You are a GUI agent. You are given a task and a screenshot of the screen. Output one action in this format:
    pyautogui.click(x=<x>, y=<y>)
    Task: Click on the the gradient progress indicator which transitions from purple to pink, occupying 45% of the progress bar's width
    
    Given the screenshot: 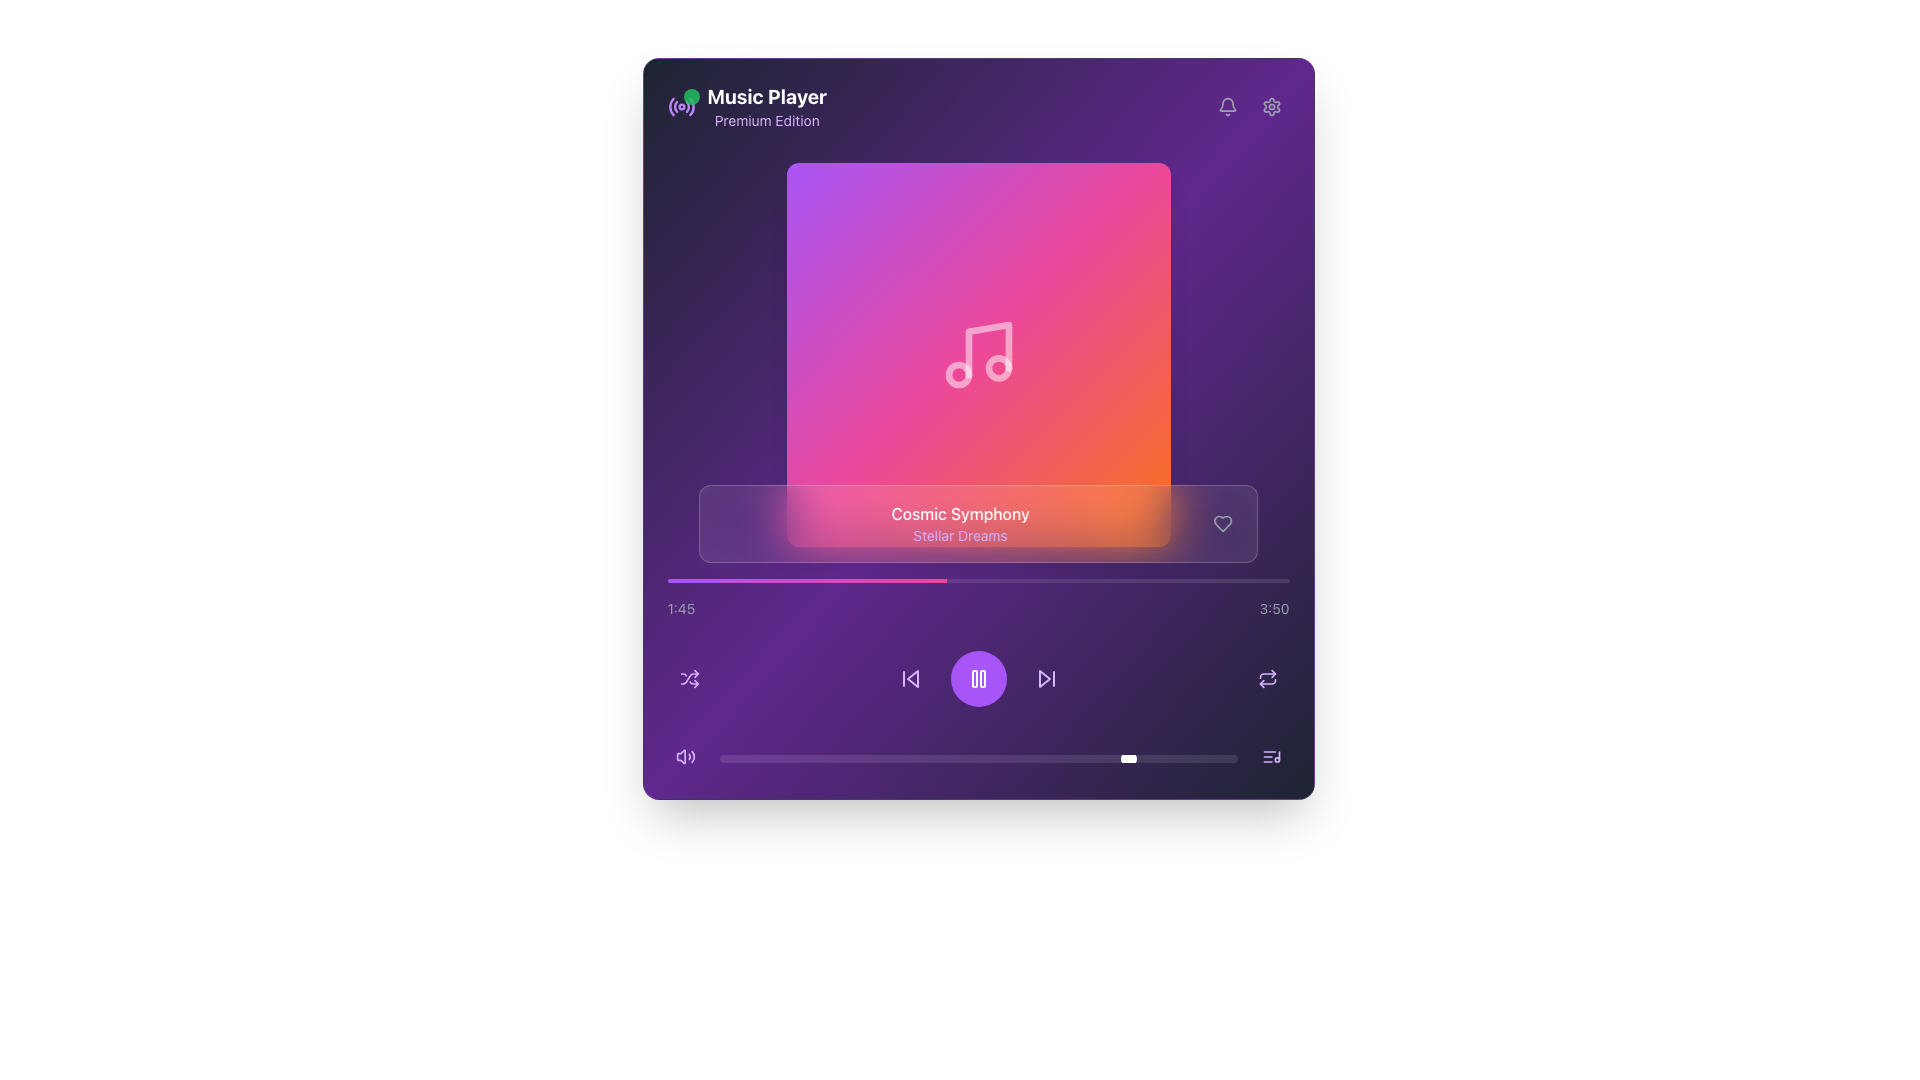 What is the action you would take?
    pyautogui.click(x=807, y=581)
    